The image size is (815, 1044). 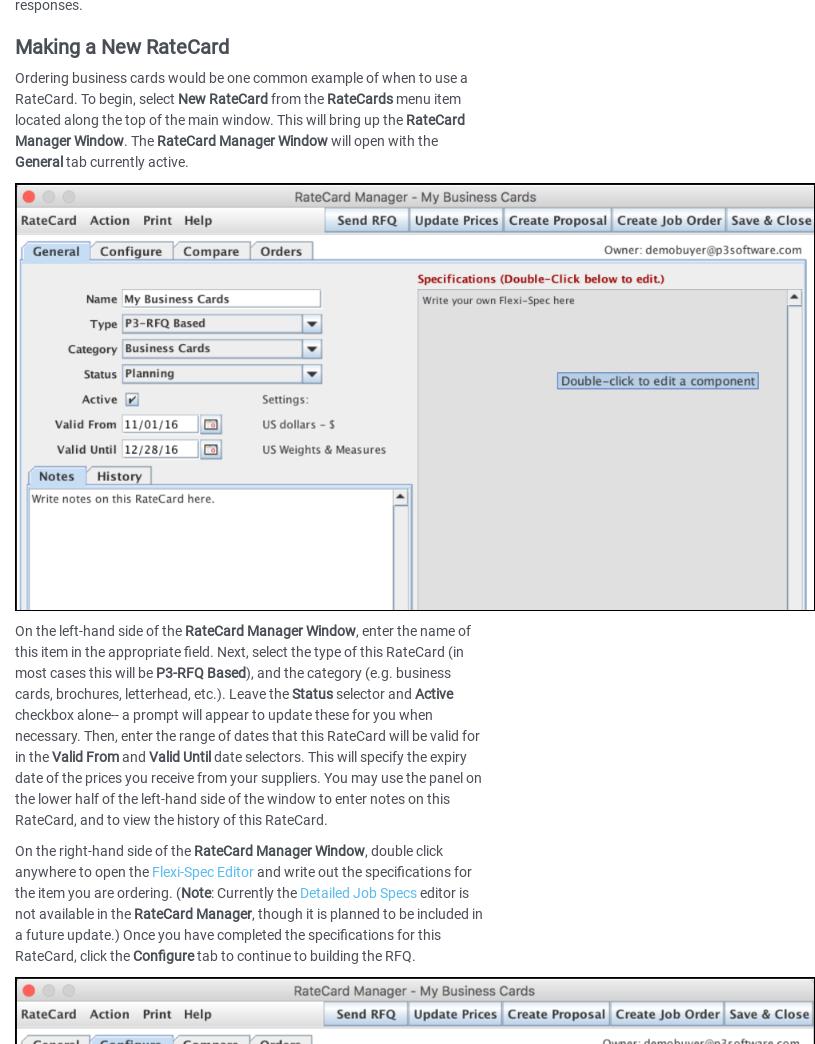 I want to click on 'from the', so click(x=296, y=98).